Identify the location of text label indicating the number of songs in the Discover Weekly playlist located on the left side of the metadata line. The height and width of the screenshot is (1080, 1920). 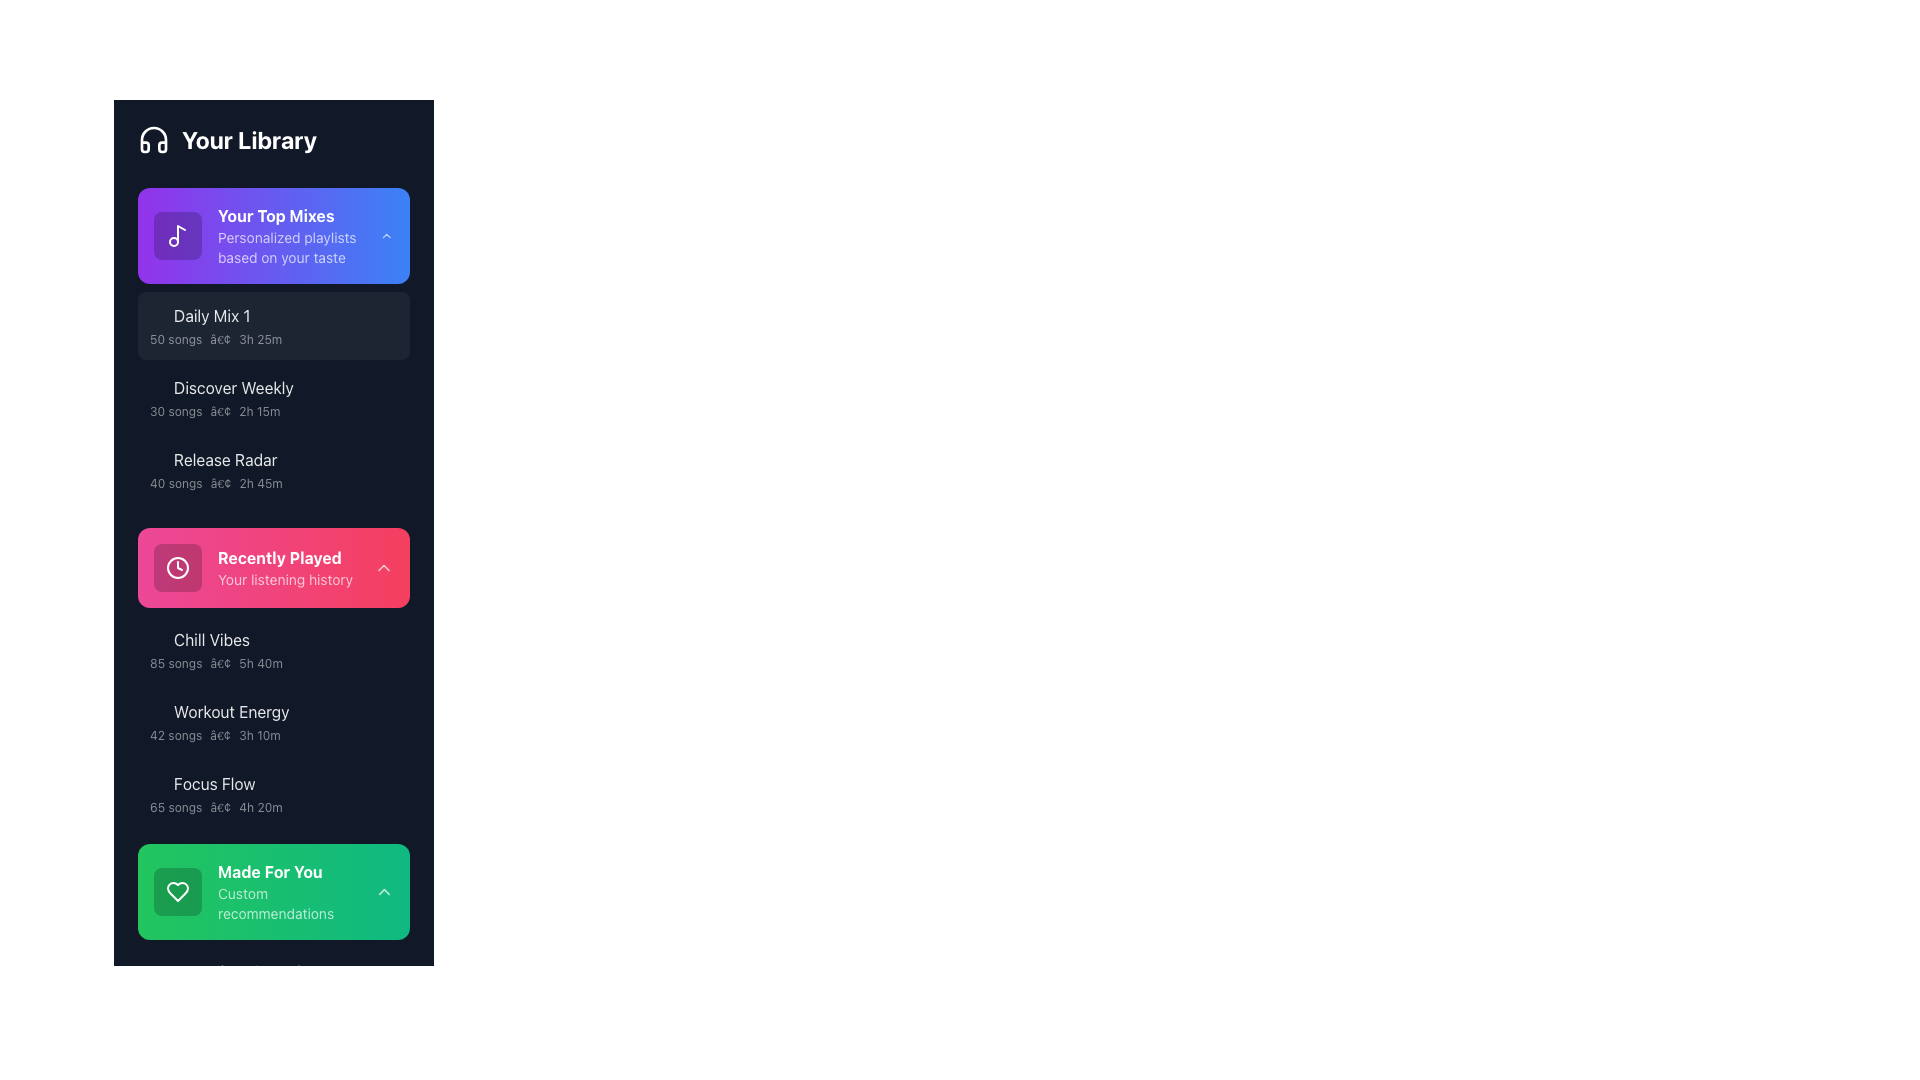
(176, 411).